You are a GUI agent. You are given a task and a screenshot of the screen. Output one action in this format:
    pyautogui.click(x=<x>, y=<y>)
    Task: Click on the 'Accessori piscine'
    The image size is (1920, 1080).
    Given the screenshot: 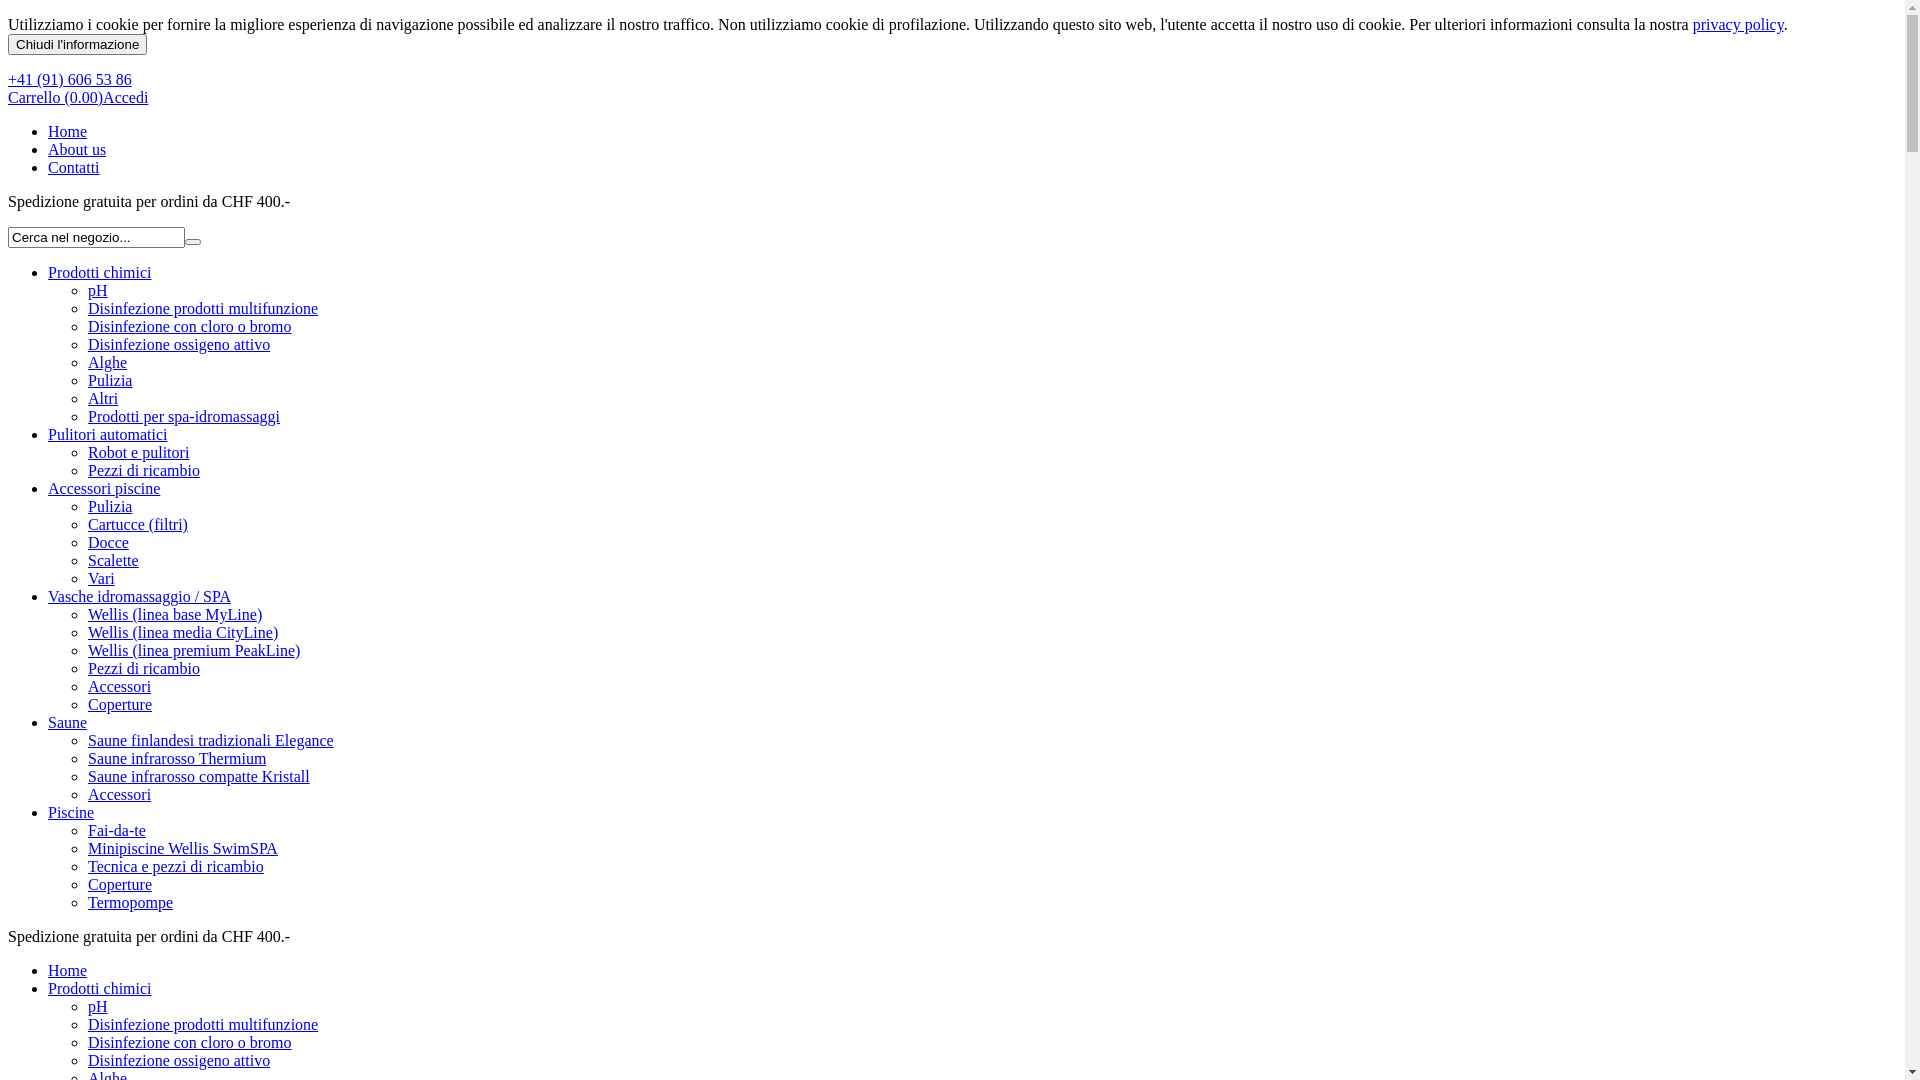 What is the action you would take?
    pyautogui.click(x=48, y=488)
    